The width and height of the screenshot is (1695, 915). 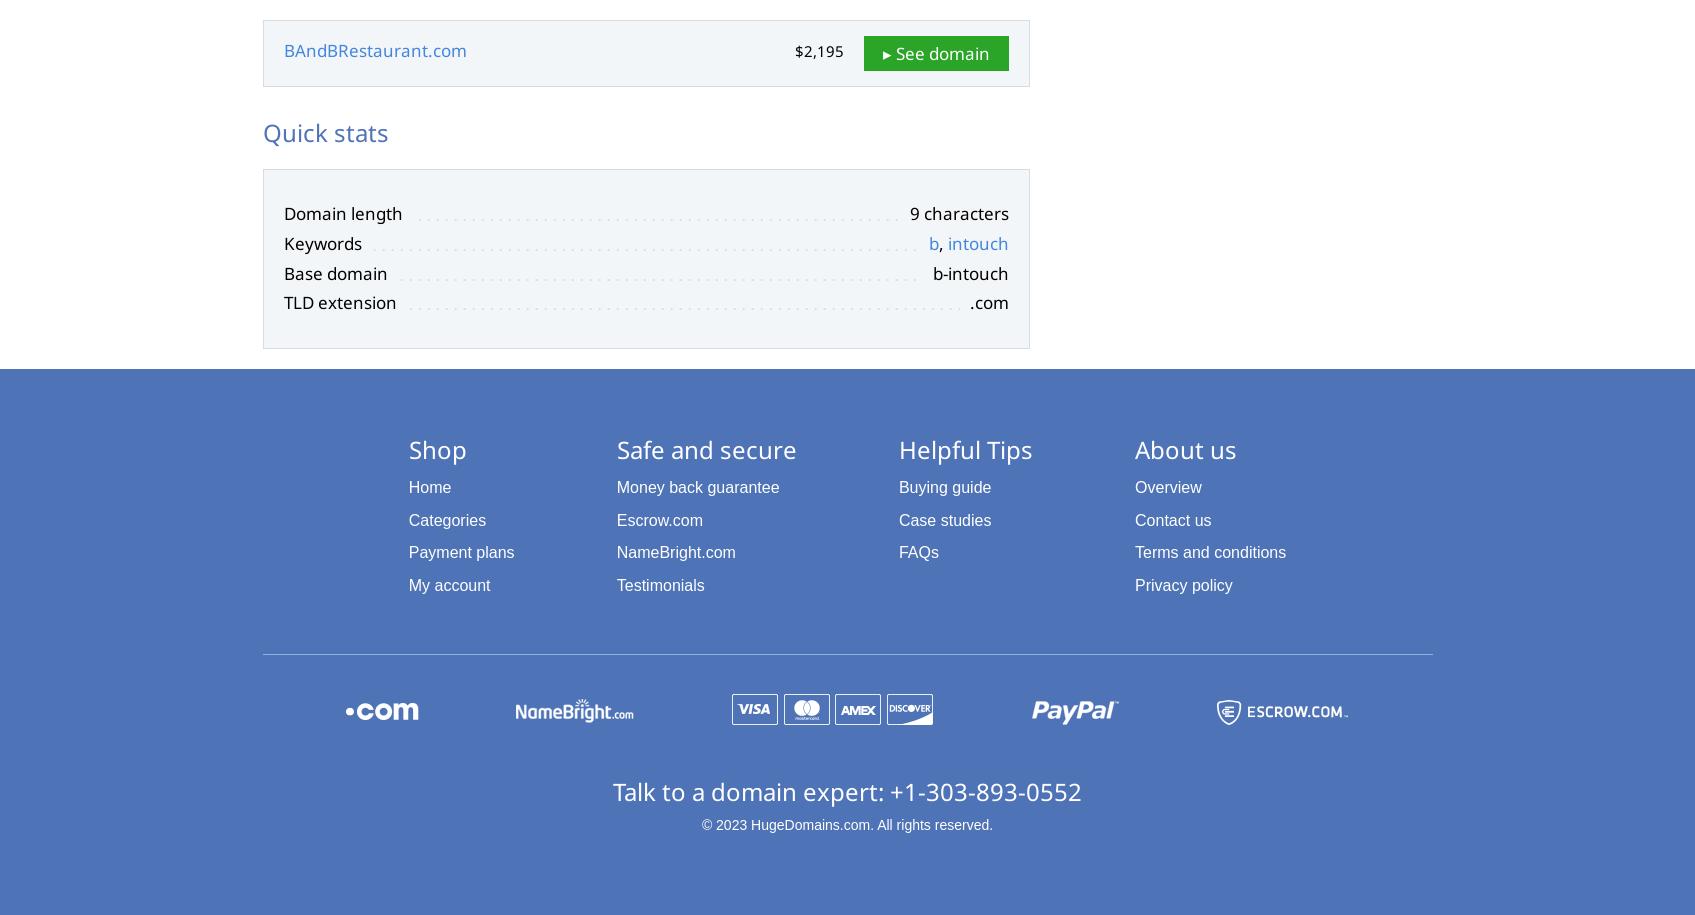 What do you see at coordinates (958, 213) in the screenshot?
I see `'9 characters'` at bounding box center [958, 213].